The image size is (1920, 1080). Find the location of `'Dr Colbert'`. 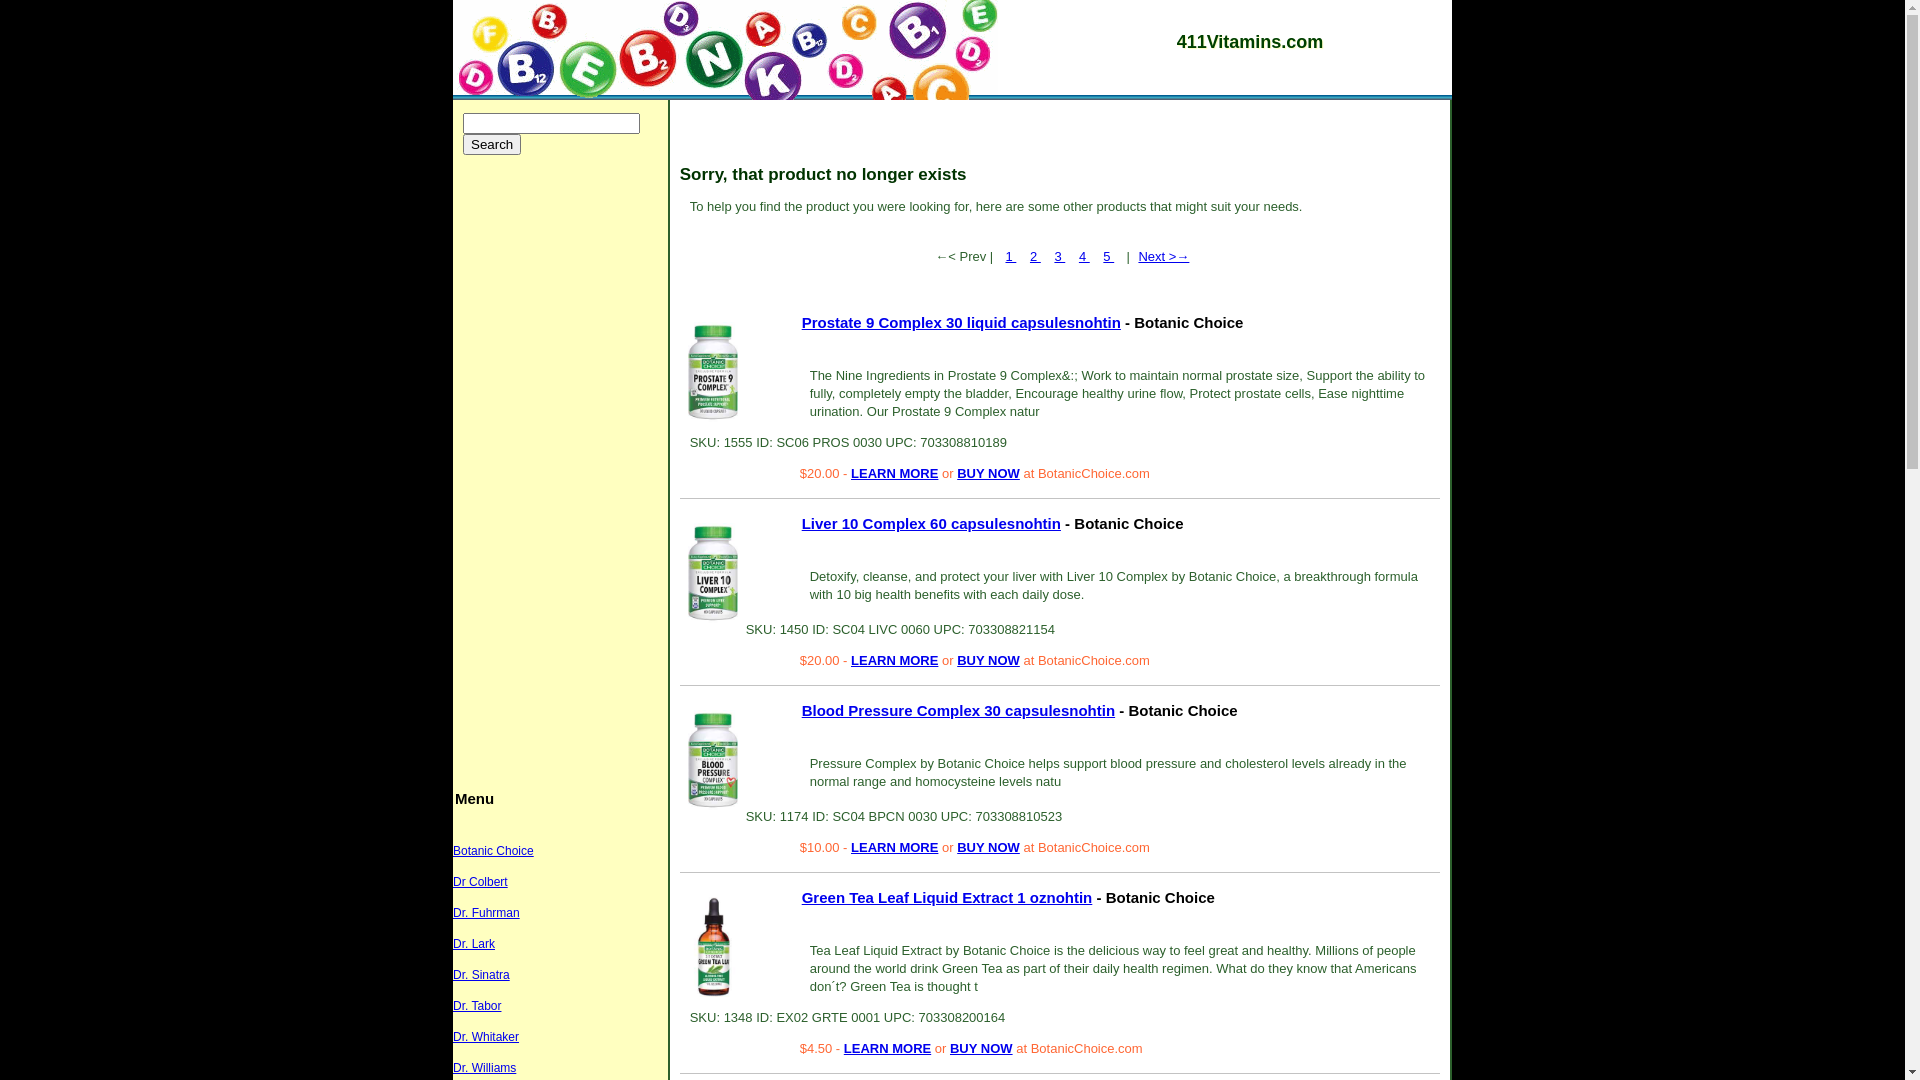

'Dr Colbert' is located at coordinates (480, 881).